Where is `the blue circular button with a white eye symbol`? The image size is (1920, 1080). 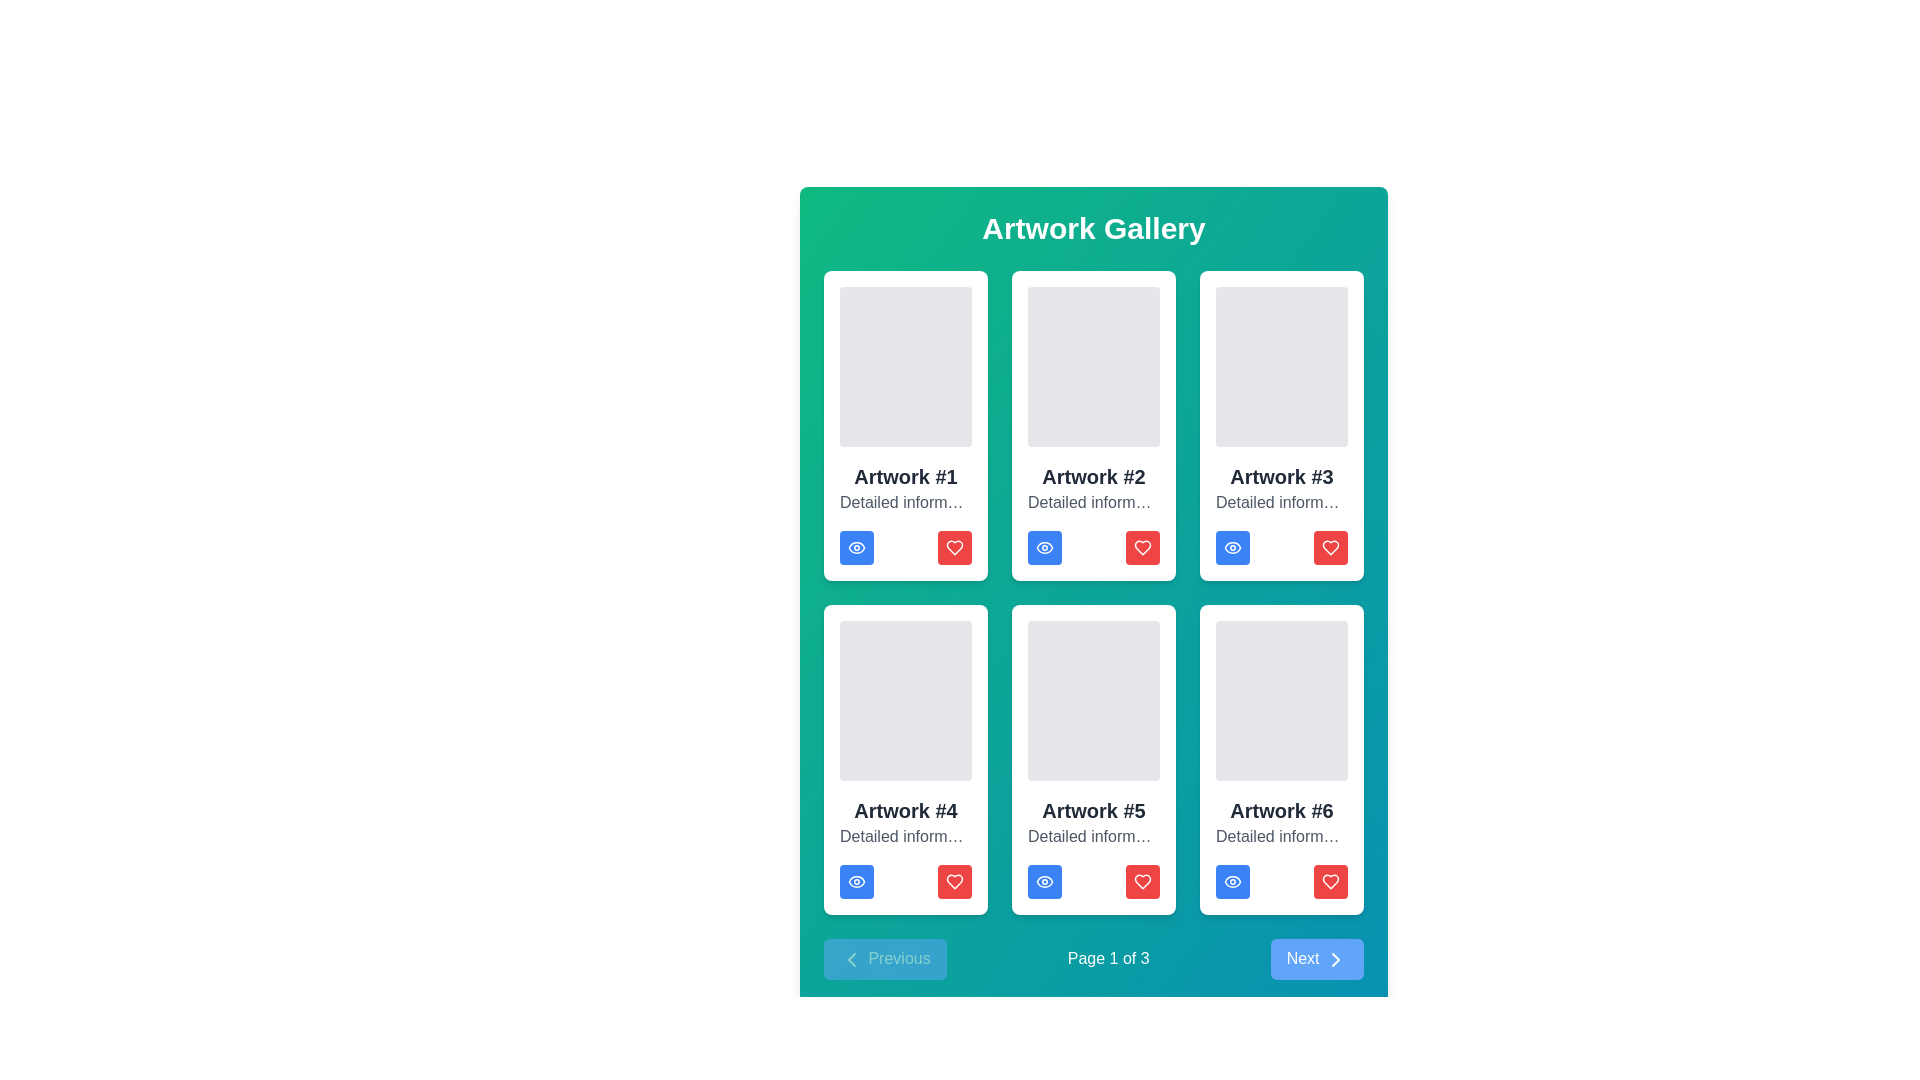
the blue circular button with a white eye symbol is located at coordinates (1044, 547).